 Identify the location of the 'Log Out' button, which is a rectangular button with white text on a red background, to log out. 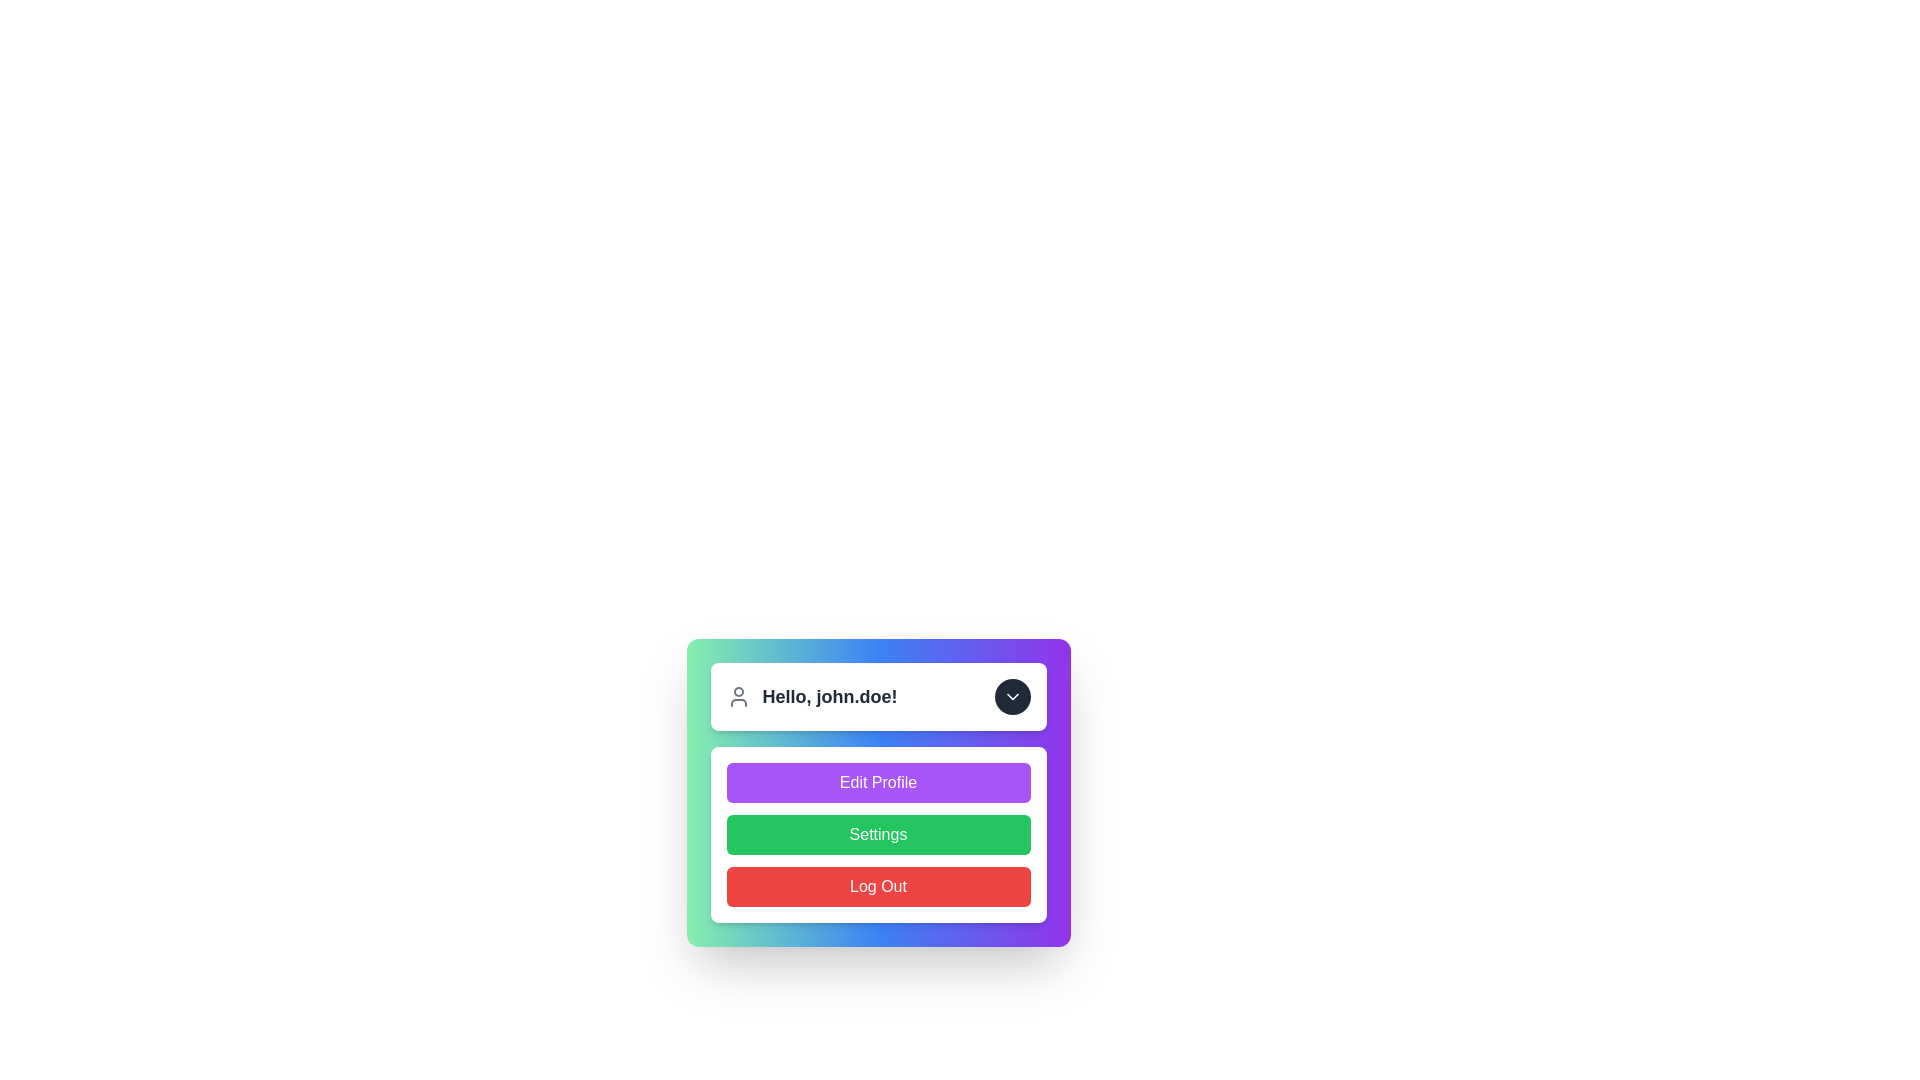
(878, 886).